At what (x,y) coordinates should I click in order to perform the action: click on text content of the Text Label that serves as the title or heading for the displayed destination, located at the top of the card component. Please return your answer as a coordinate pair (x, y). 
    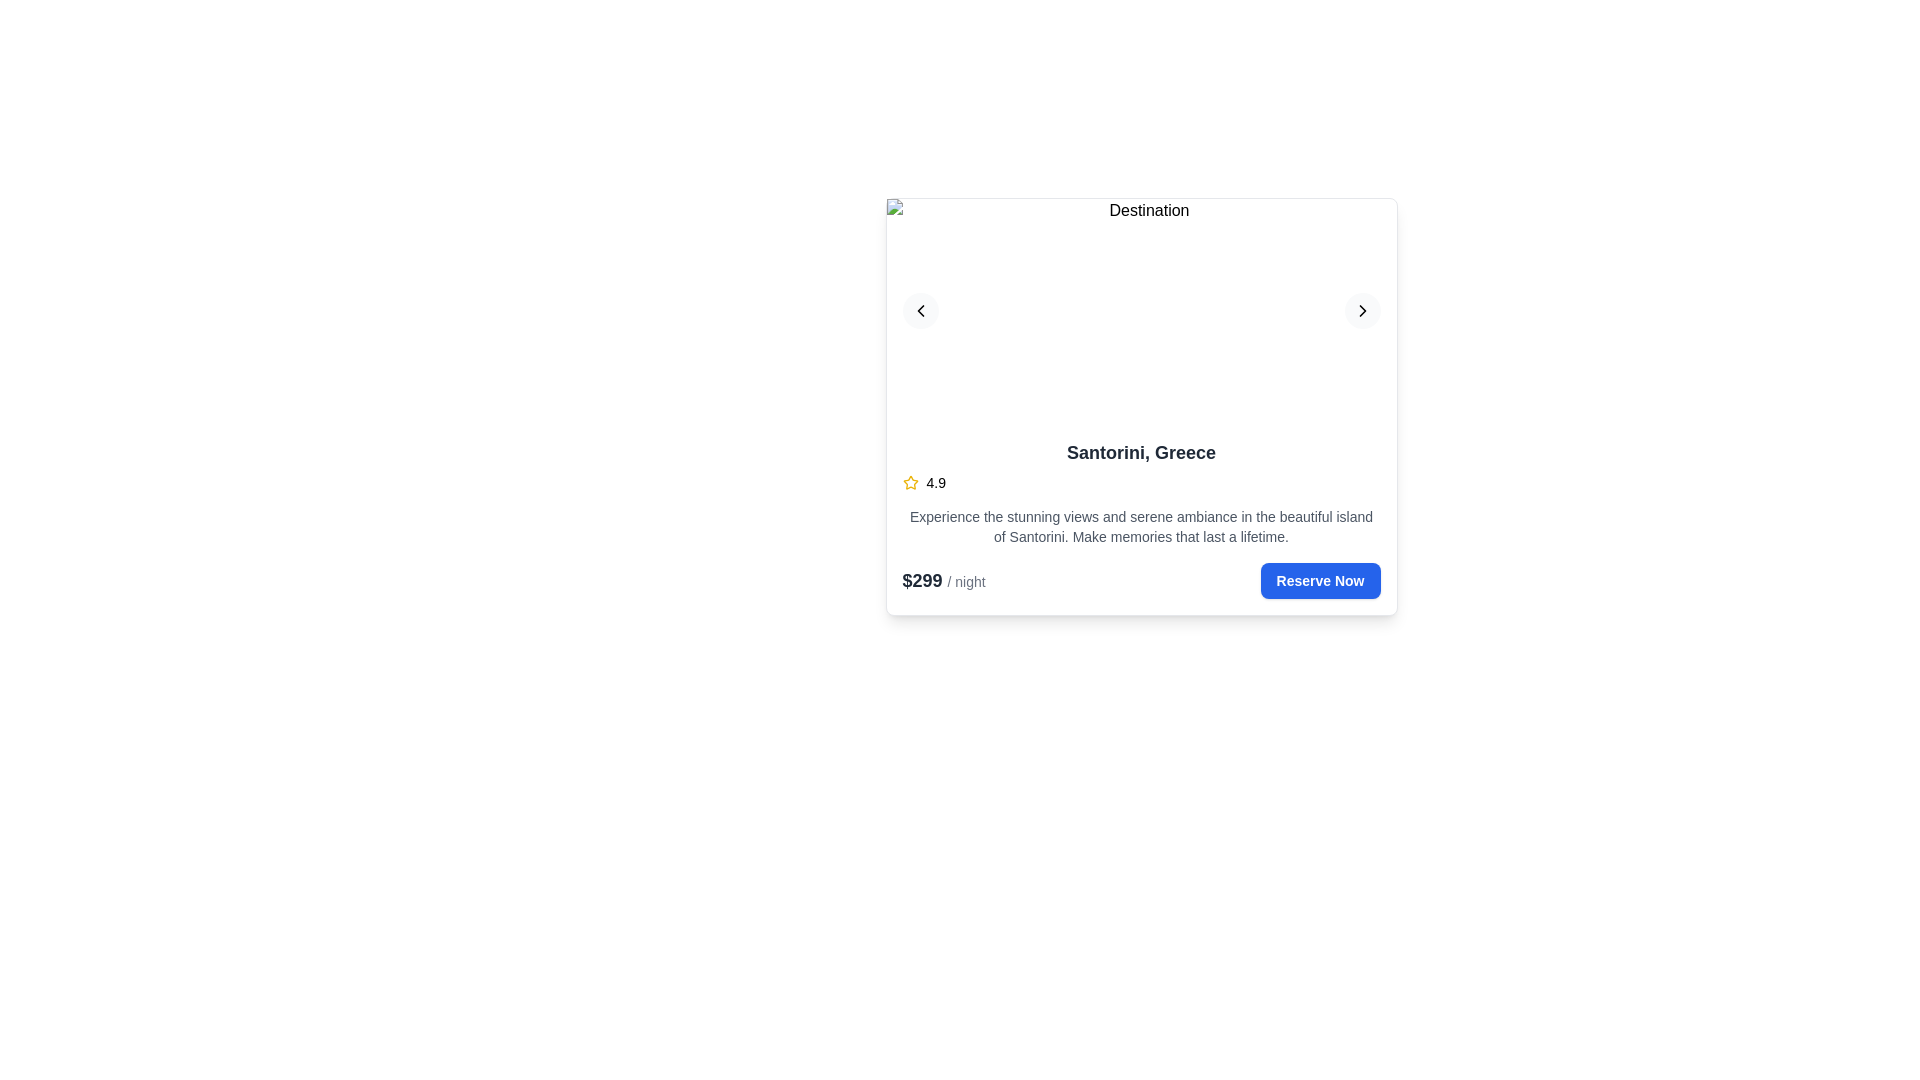
    Looking at the image, I should click on (1141, 452).